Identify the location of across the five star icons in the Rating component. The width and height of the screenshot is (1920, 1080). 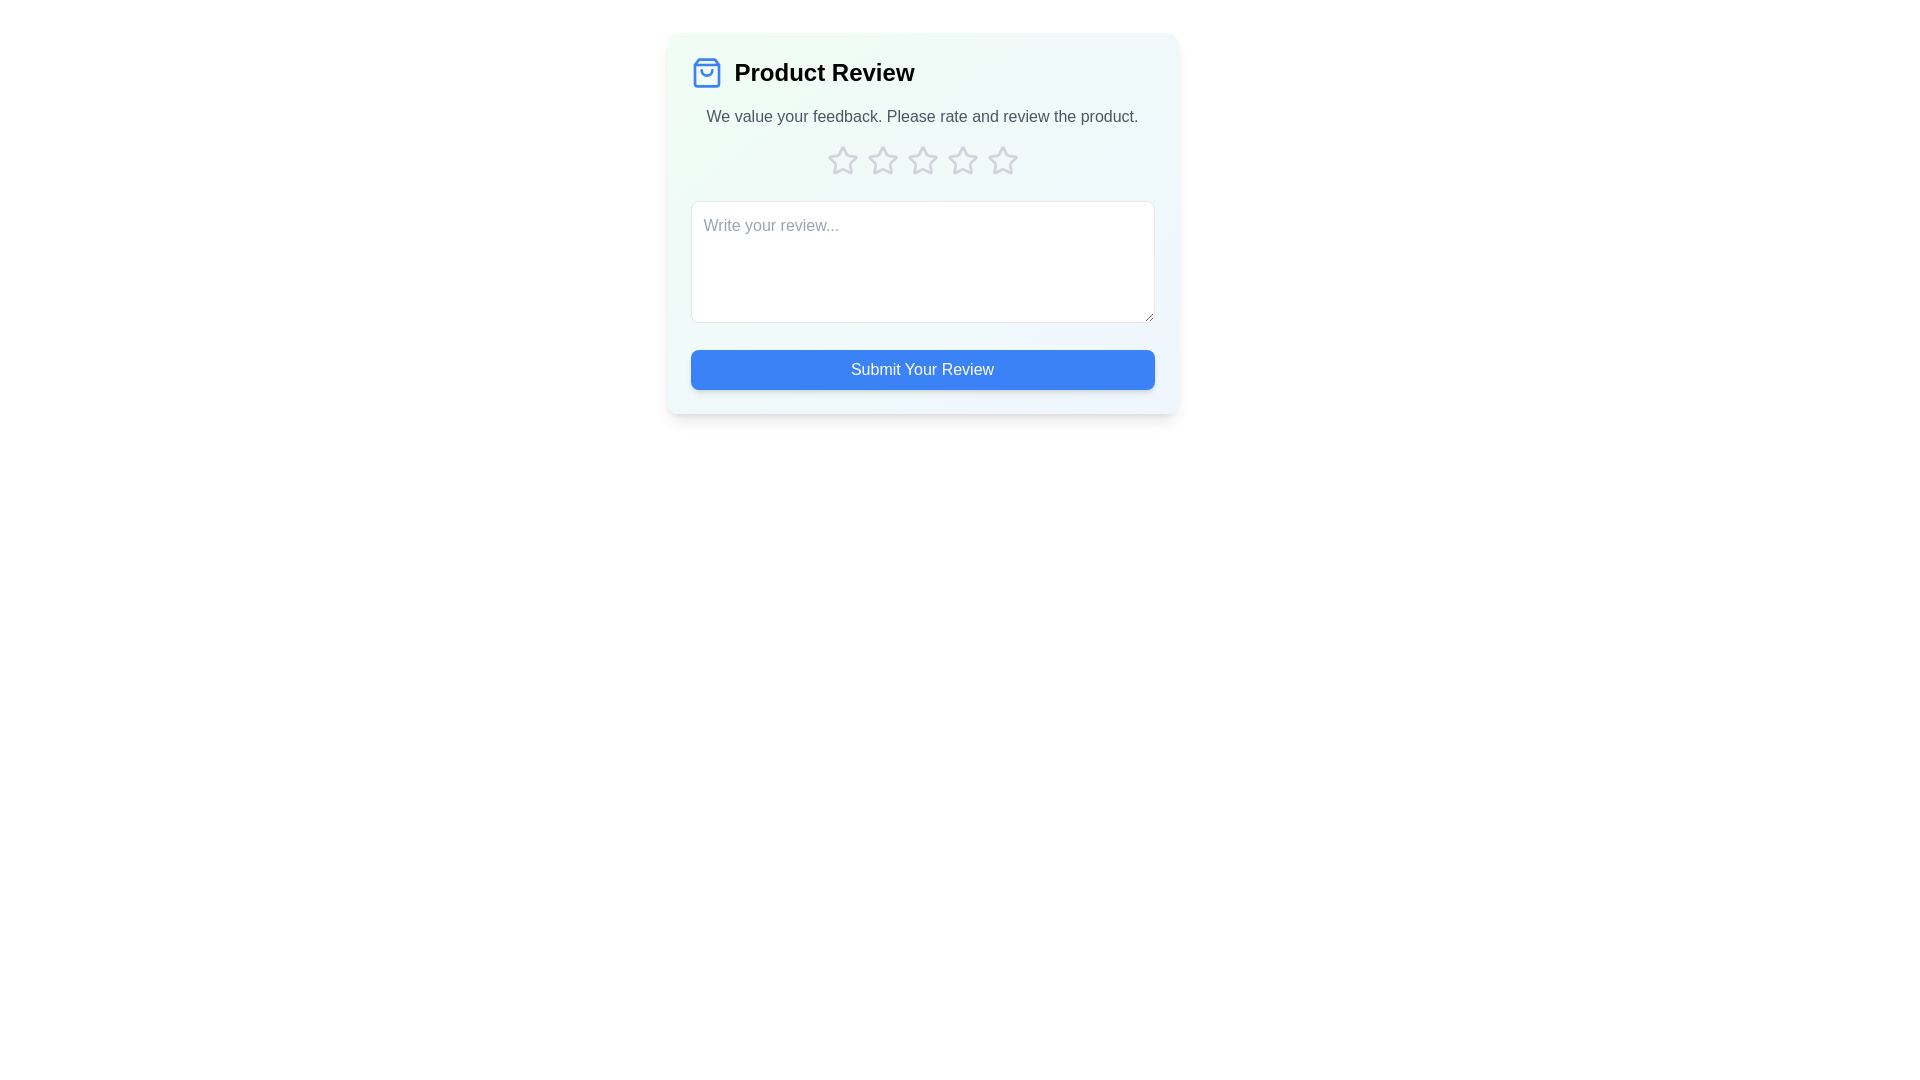
(921, 160).